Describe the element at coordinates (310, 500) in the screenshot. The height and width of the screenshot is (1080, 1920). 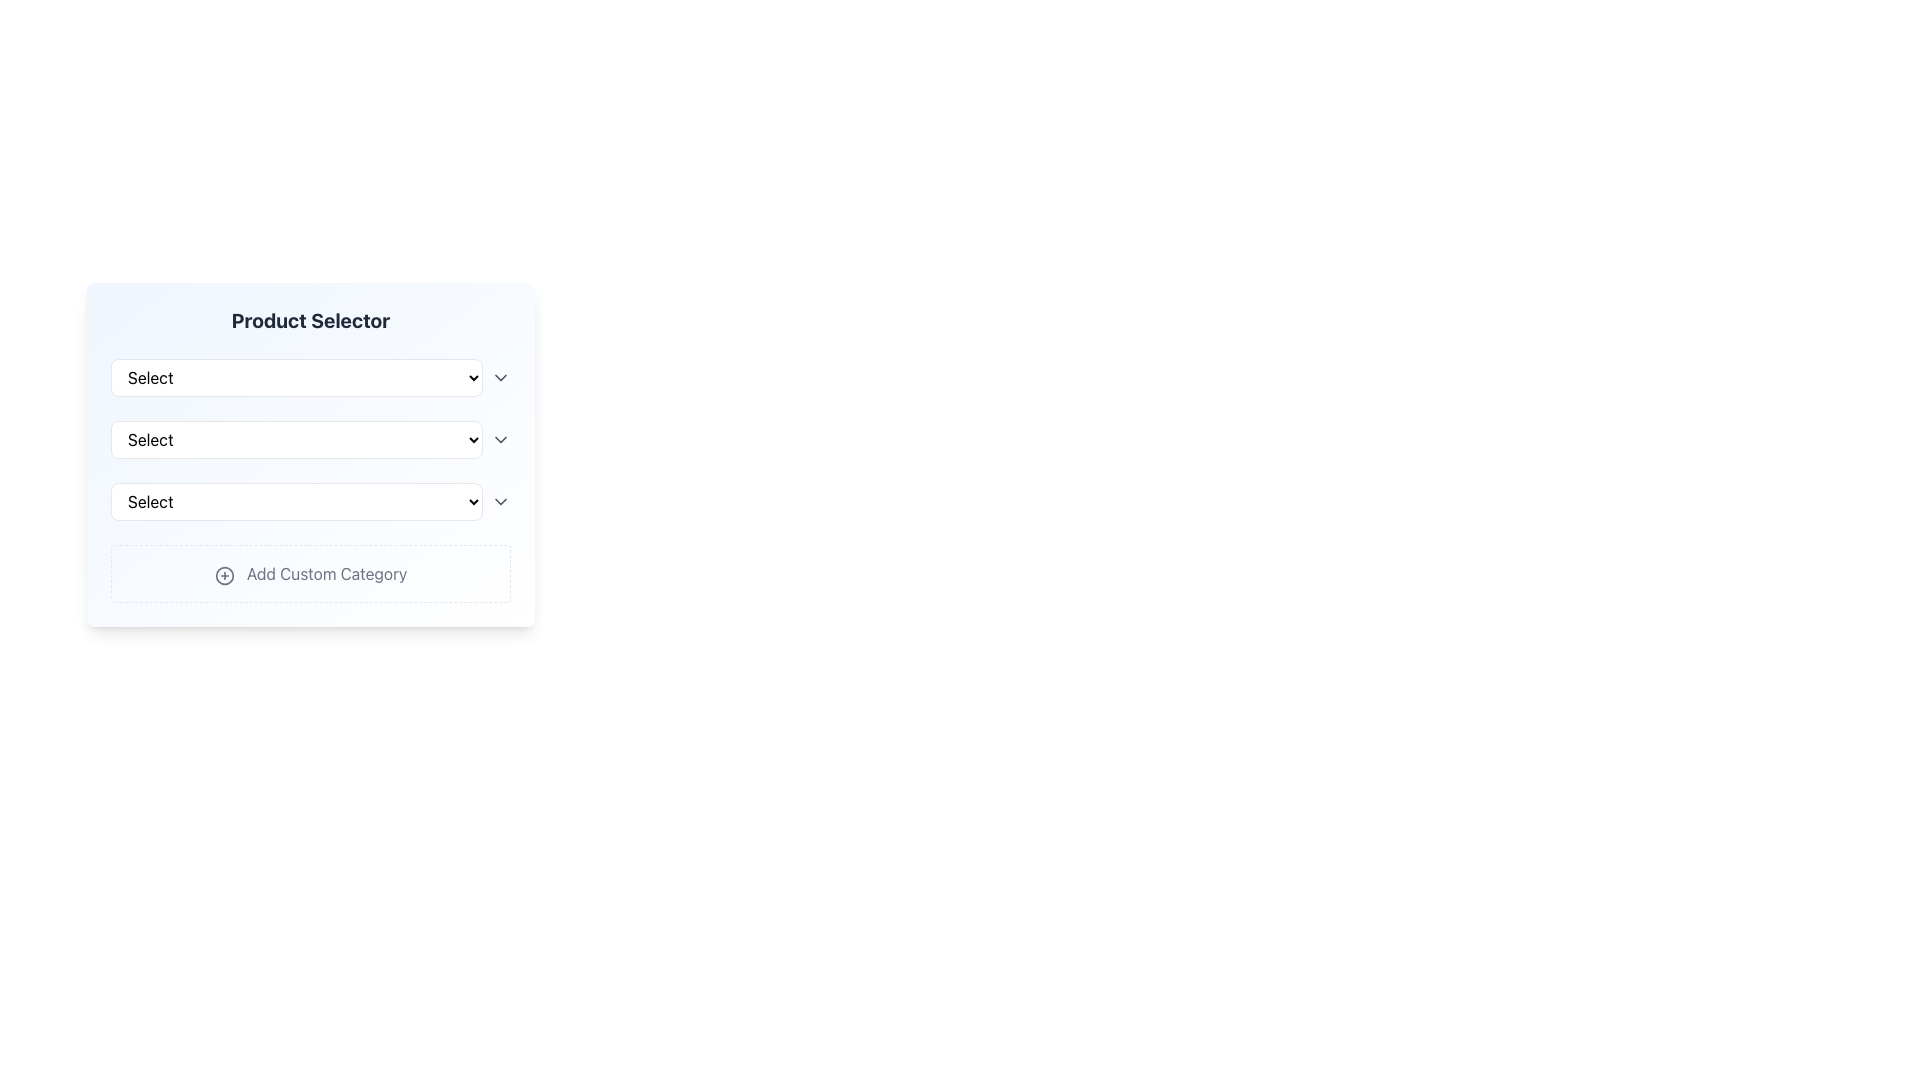
I see `the third dropdown menu under the 'Product Selector' title to select an option from the list` at that location.